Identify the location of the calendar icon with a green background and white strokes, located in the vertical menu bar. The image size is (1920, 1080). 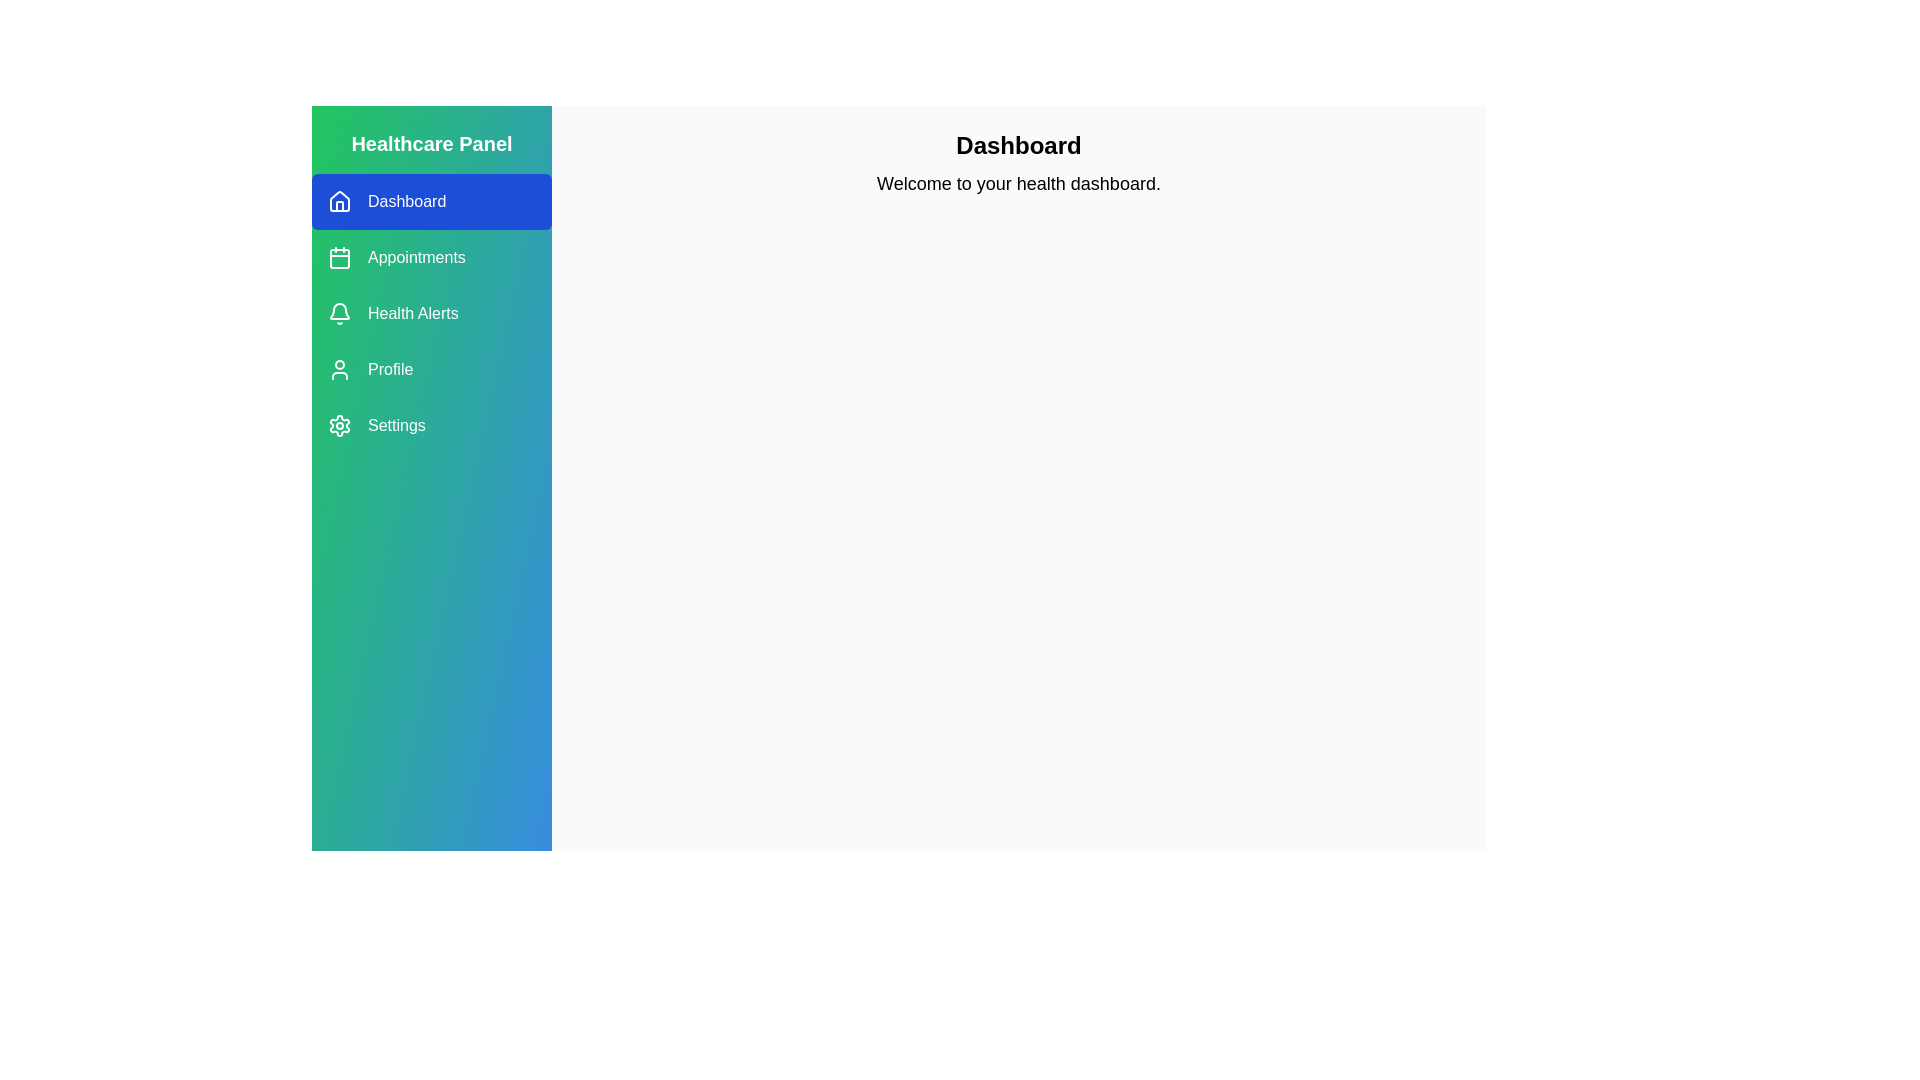
(340, 257).